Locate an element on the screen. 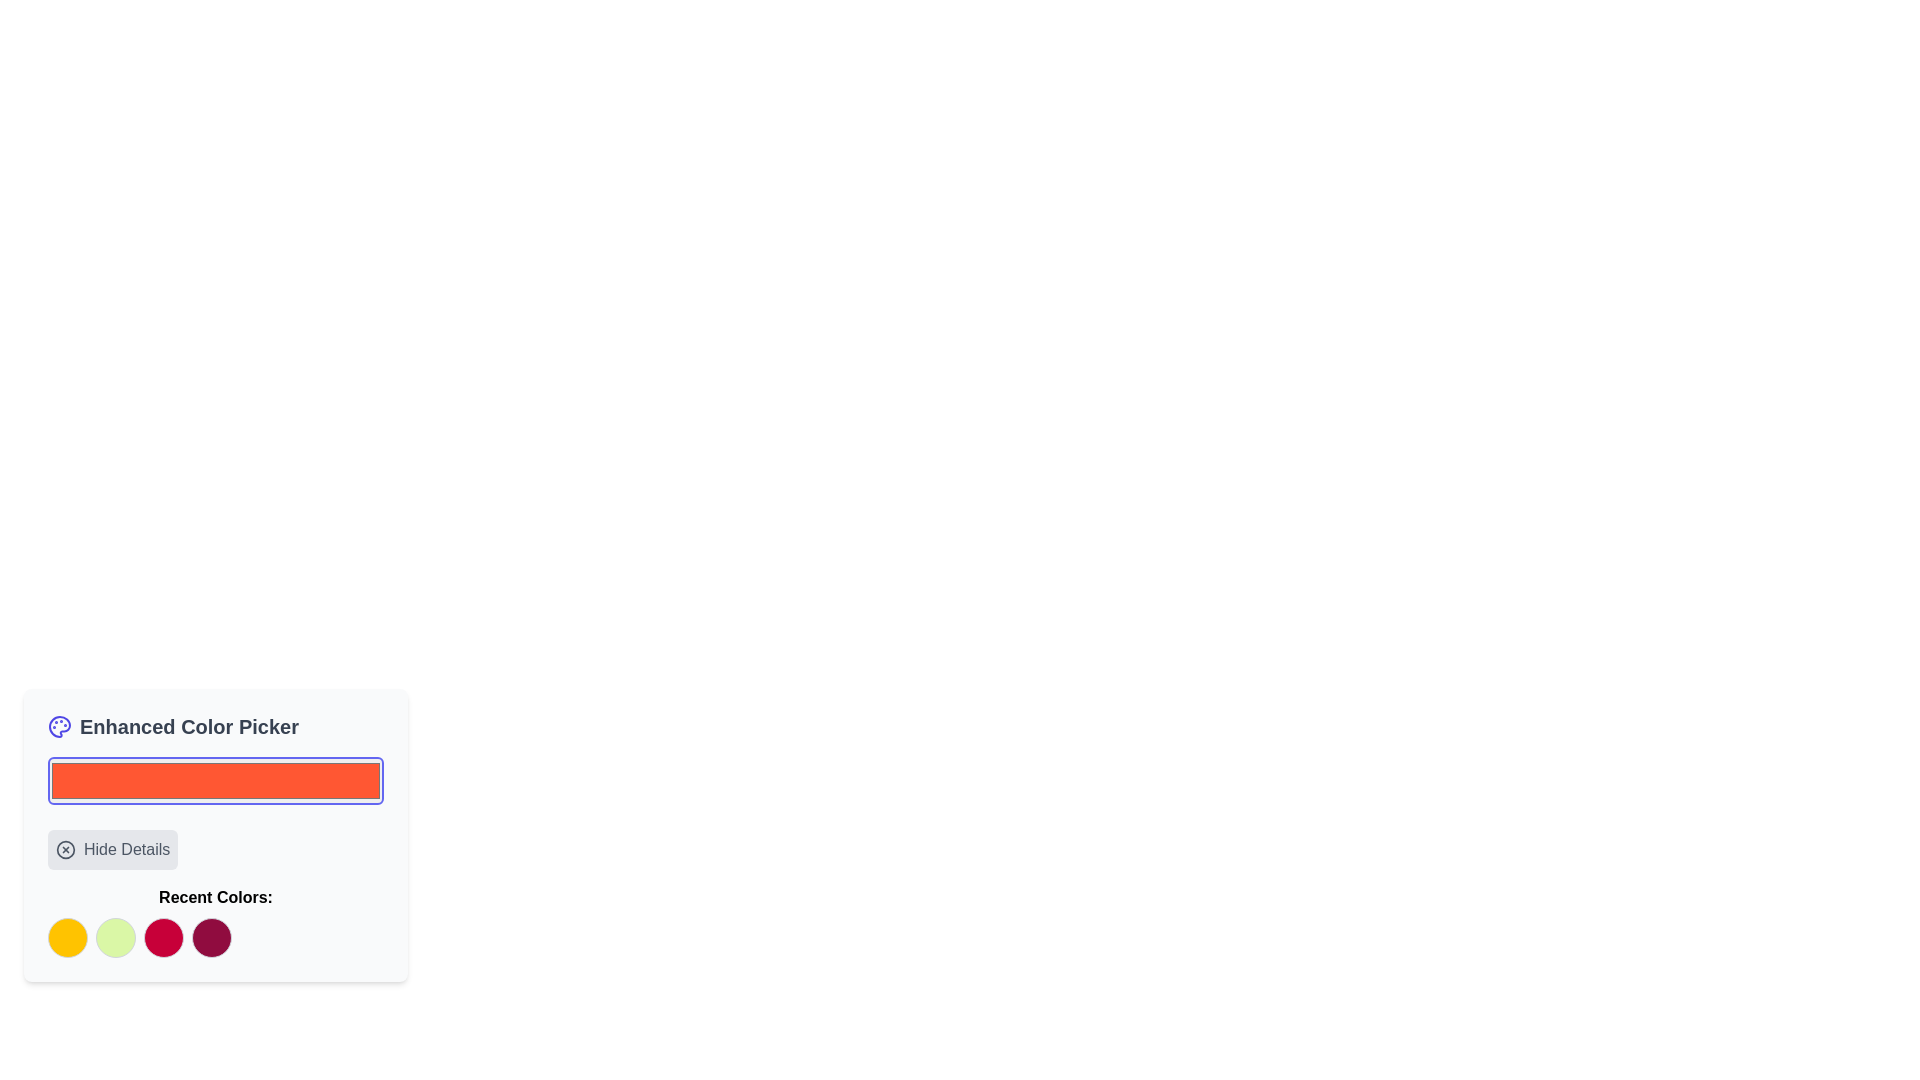 This screenshot has height=1080, width=1920. the 'Hide Details' button by clicking on the icon located to the left of the text 'Hide Details' is located at coordinates (66, 849).